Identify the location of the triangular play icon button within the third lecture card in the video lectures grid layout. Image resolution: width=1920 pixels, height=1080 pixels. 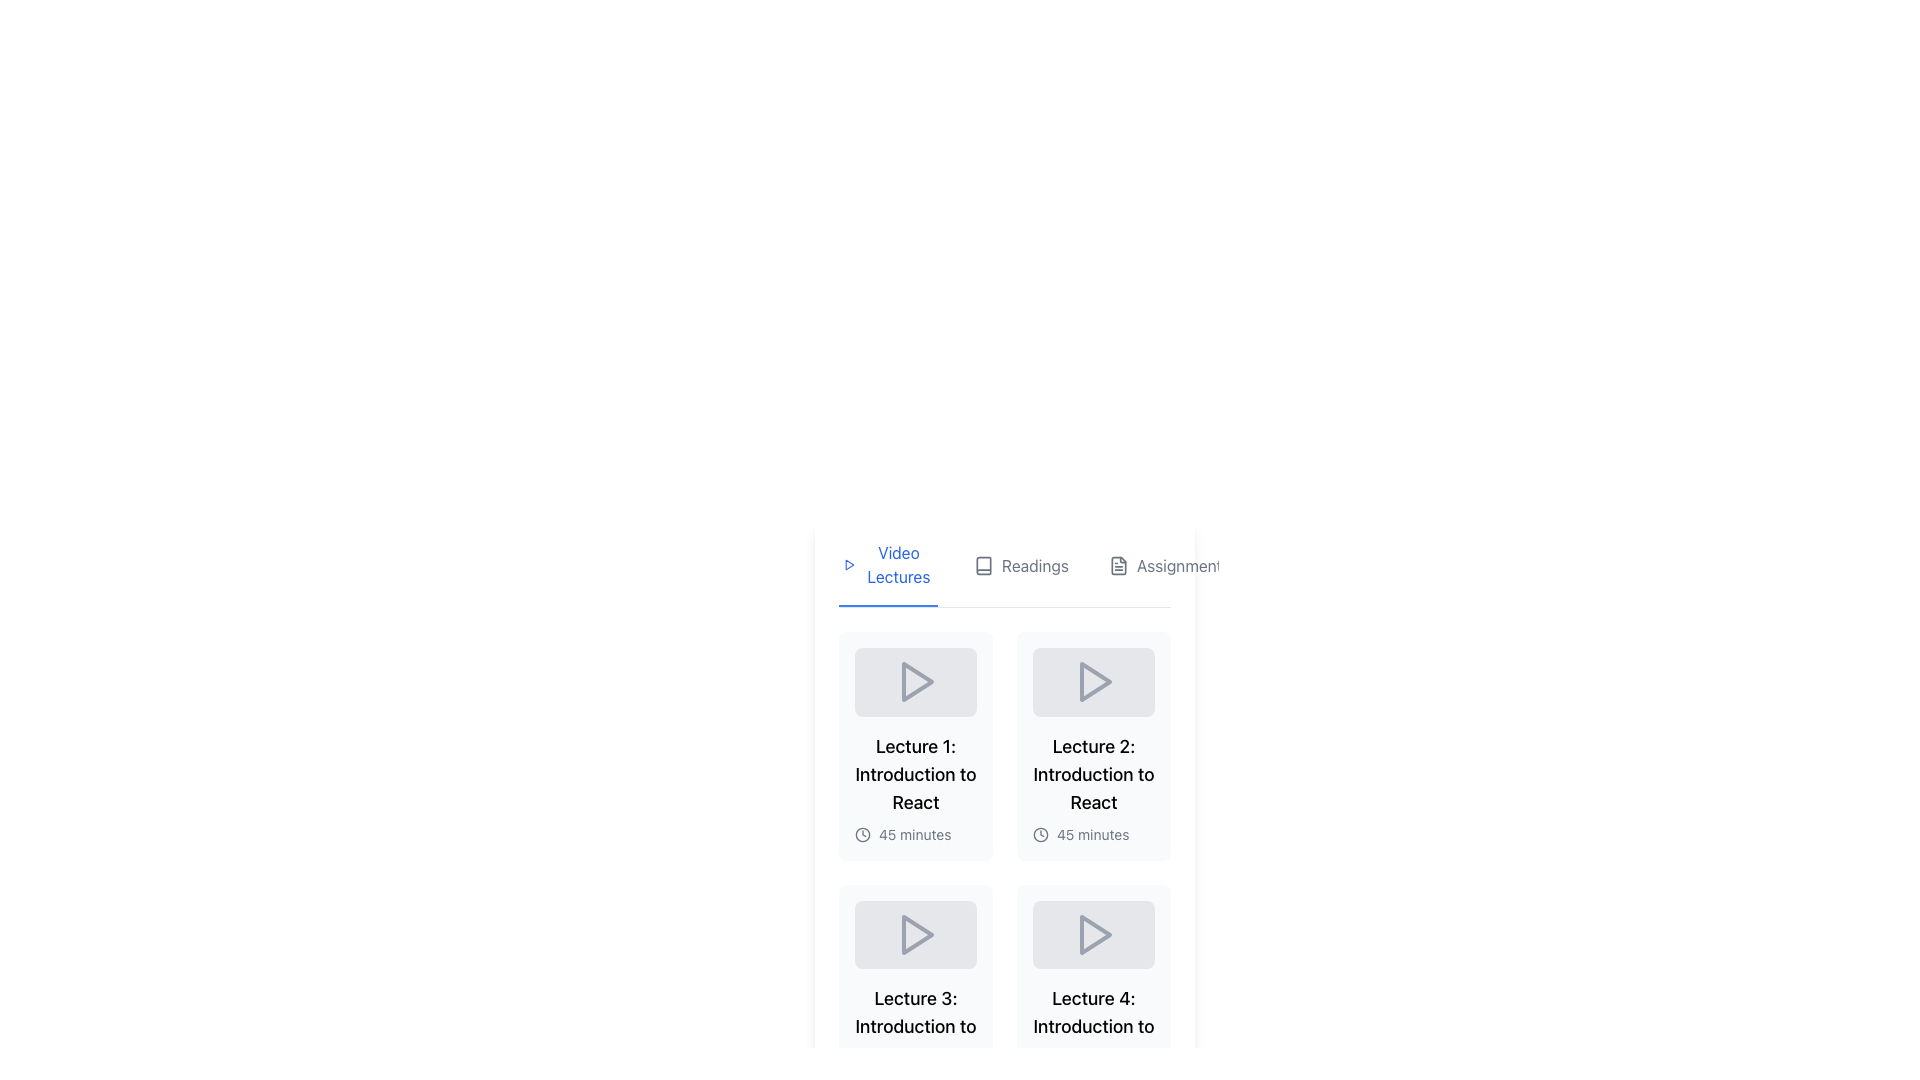
(915, 933).